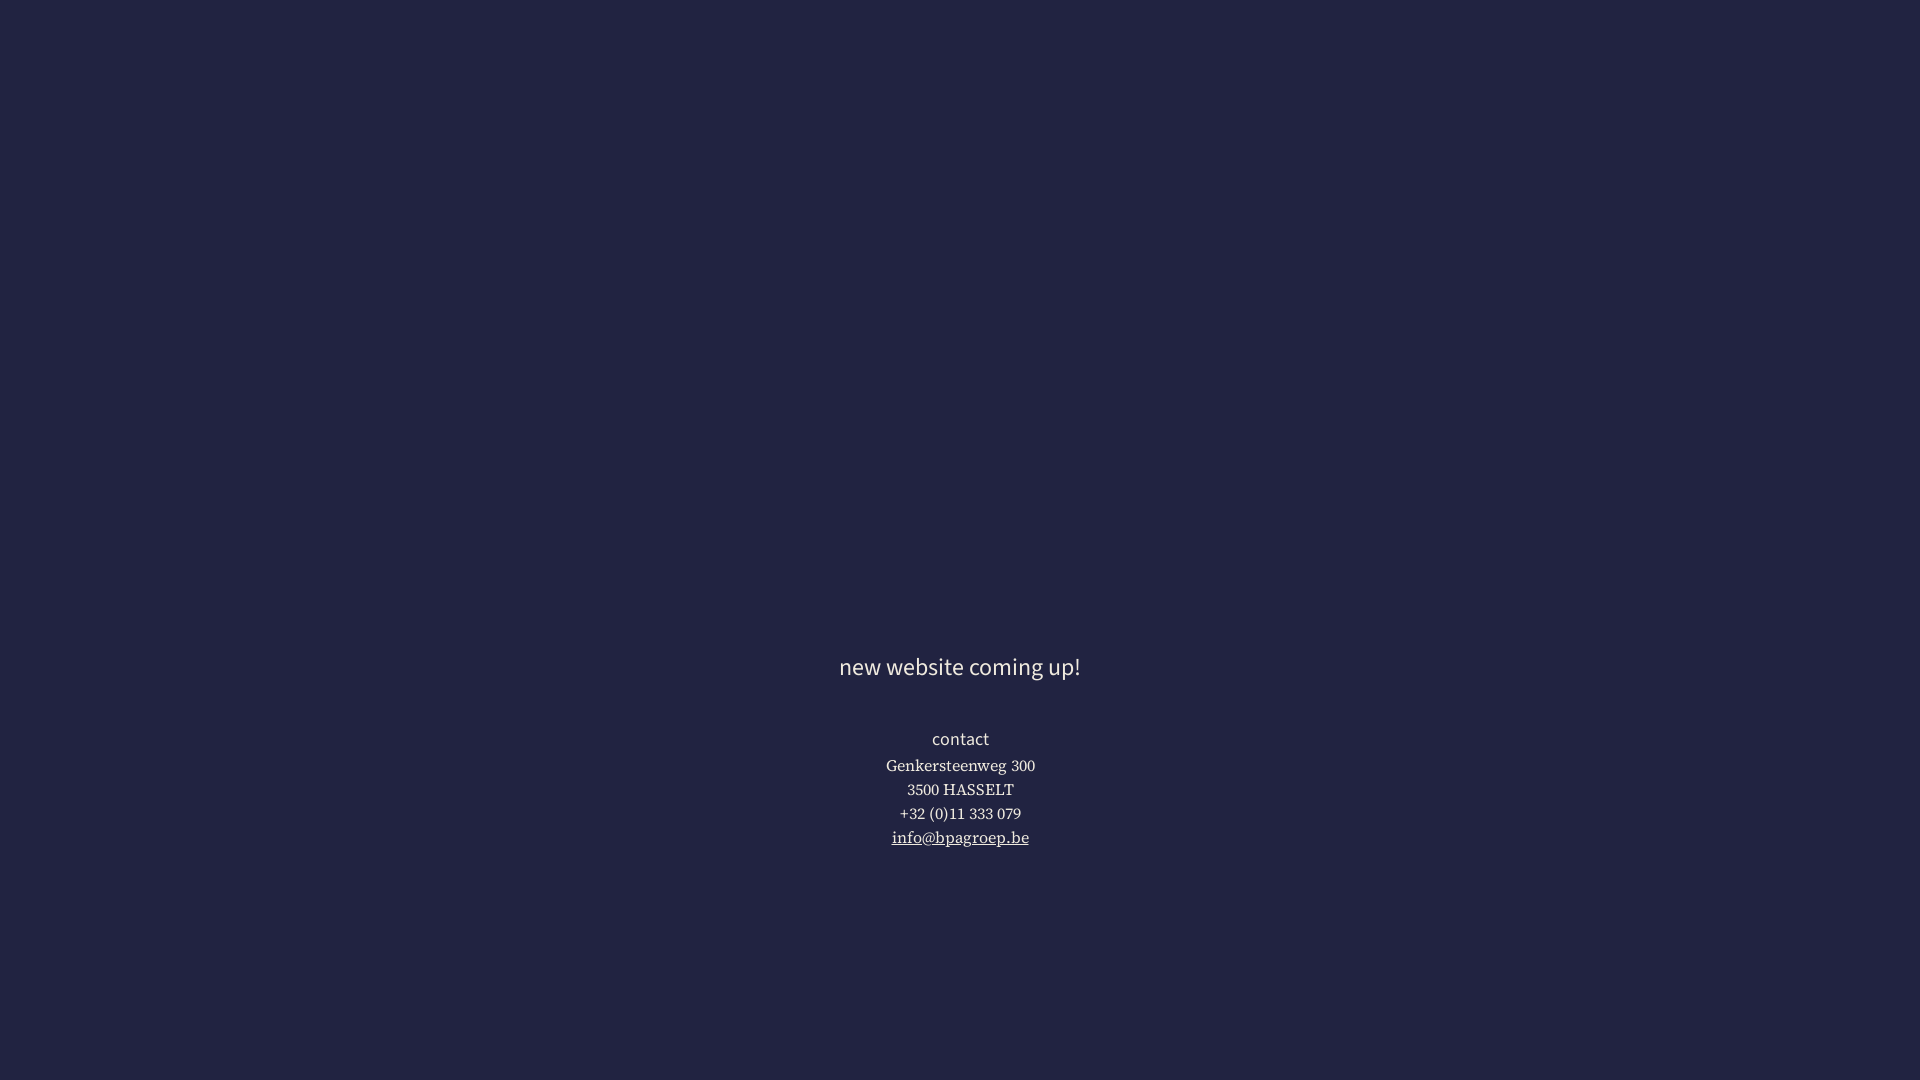 This screenshot has width=1920, height=1080. Describe the element at coordinates (960, 837) in the screenshot. I see `'info@bpagroep.be'` at that location.